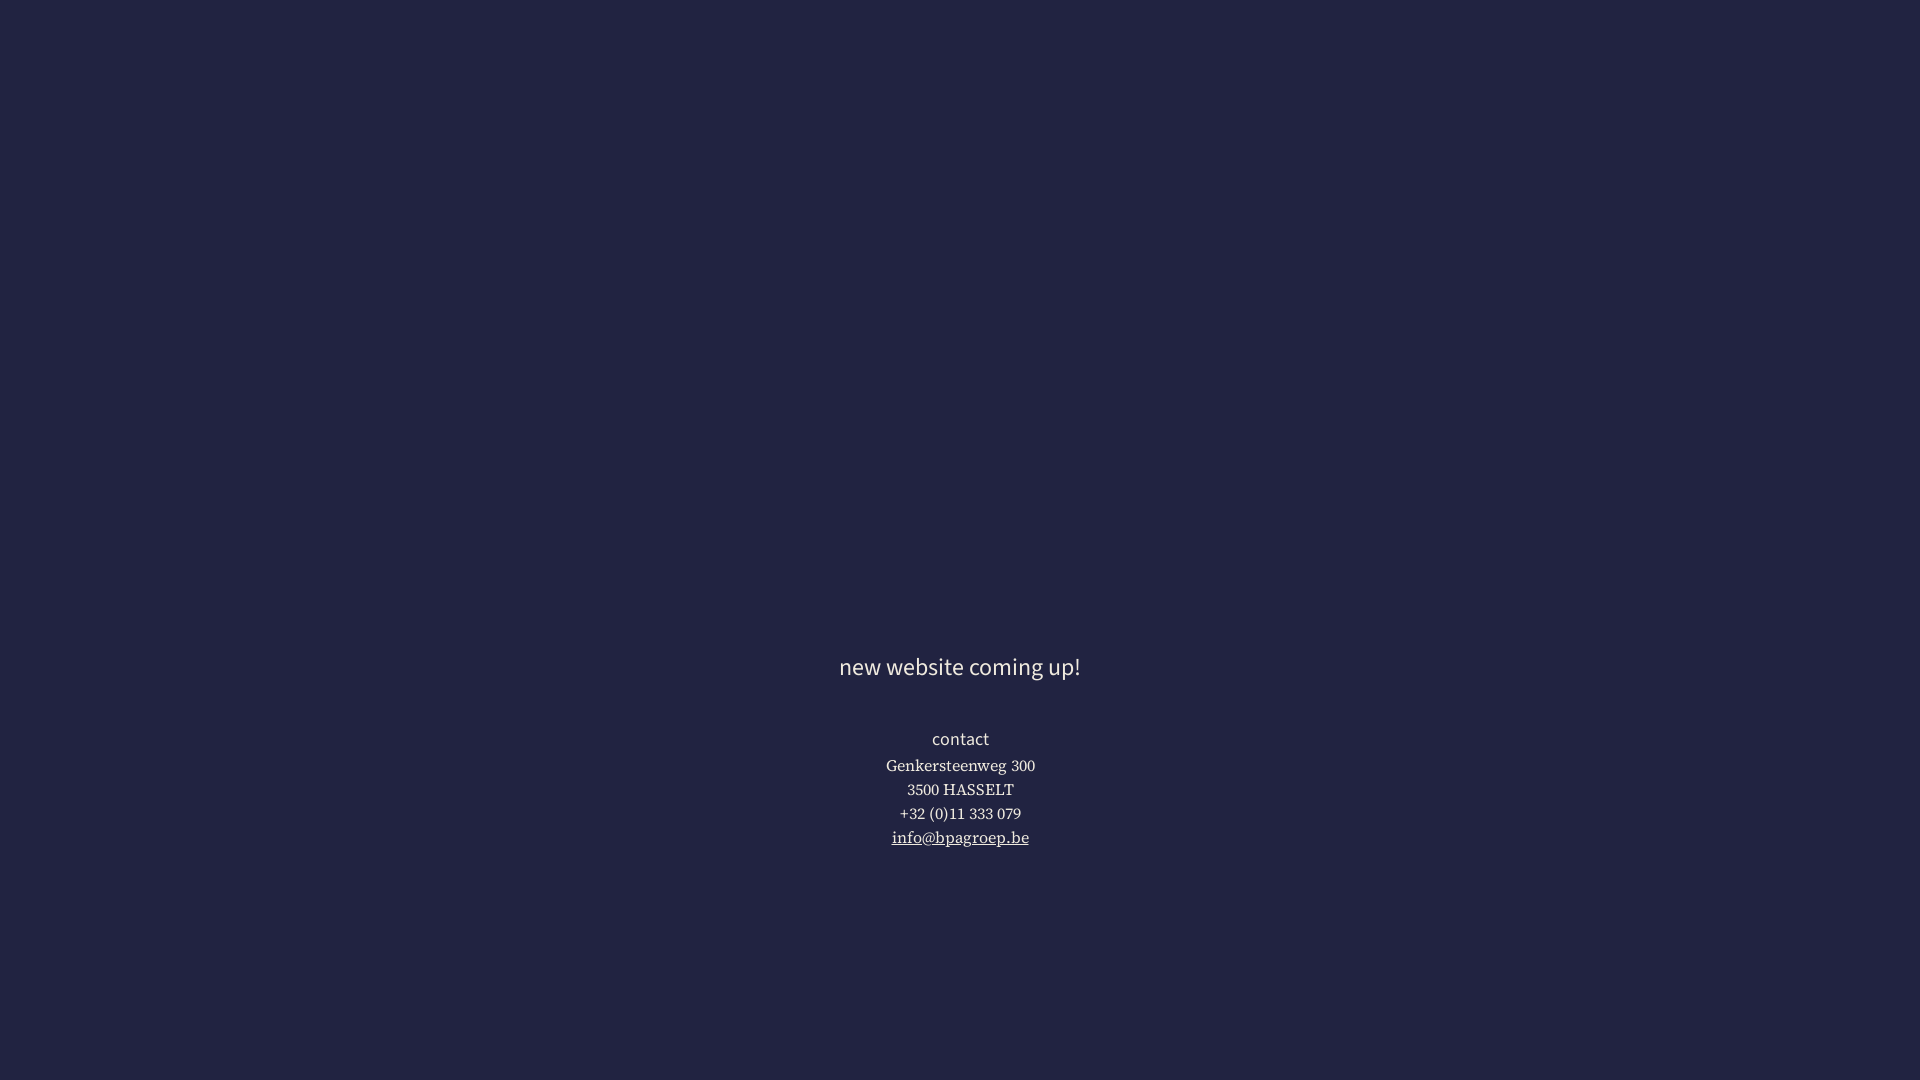 This screenshot has width=1920, height=1080. Describe the element at coordinates (960, 837) in the screenshot. I see `'info@bpagroep.be'` at that location.